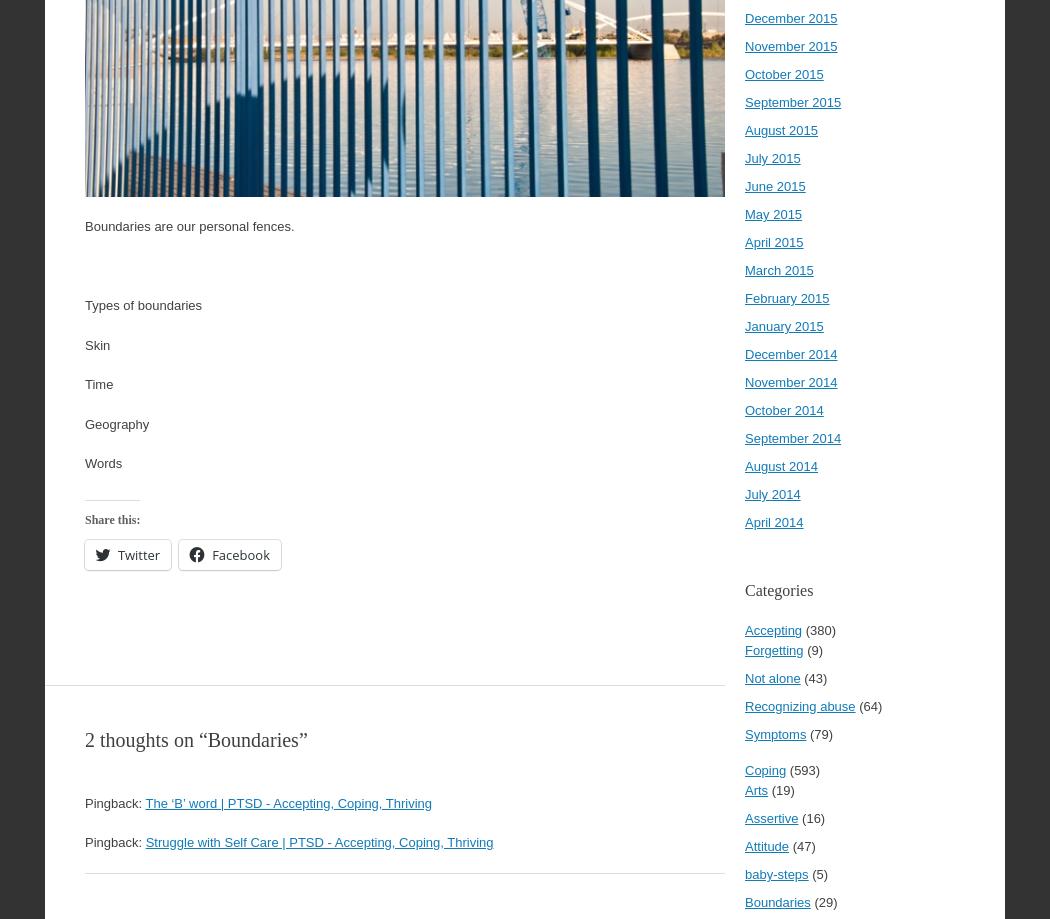  I want to click on 'November 2014', so click(789, 382).